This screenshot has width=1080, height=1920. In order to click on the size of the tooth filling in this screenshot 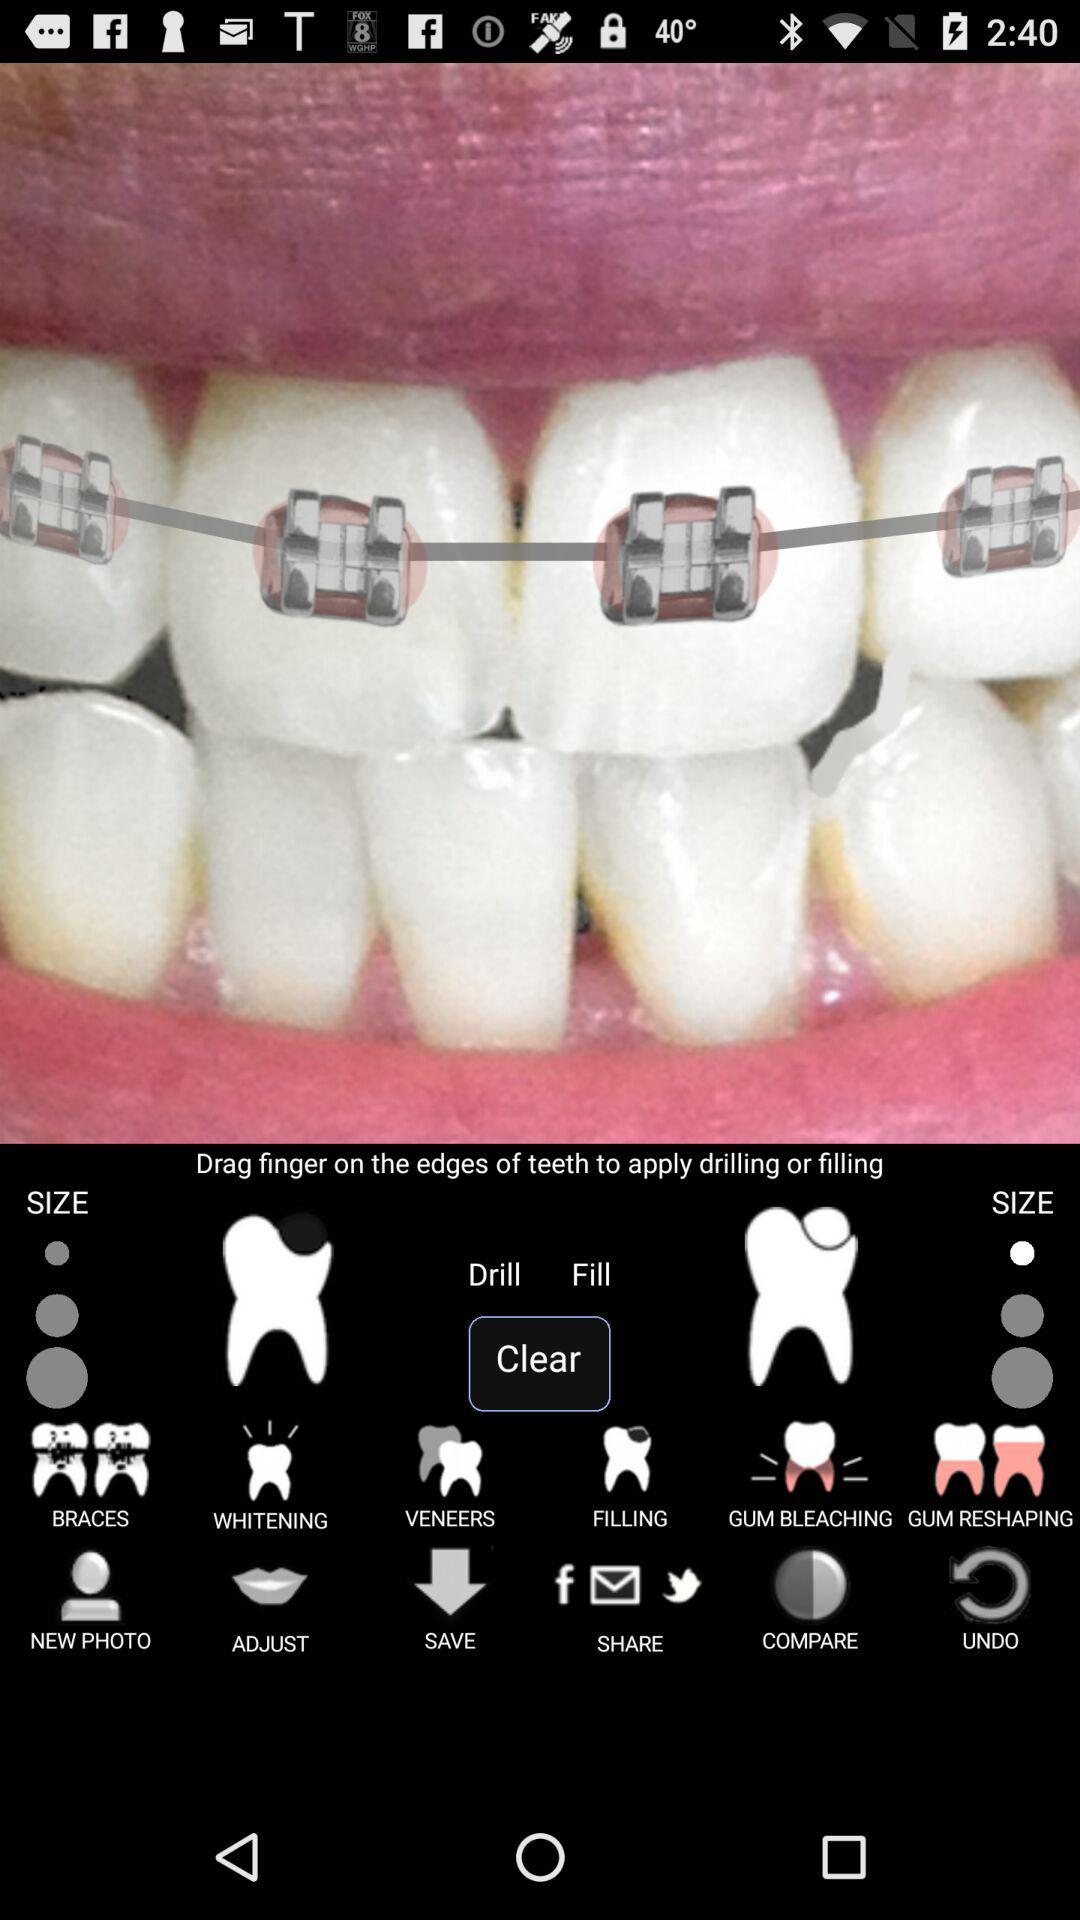, I will do `click(1022, 1316)`.